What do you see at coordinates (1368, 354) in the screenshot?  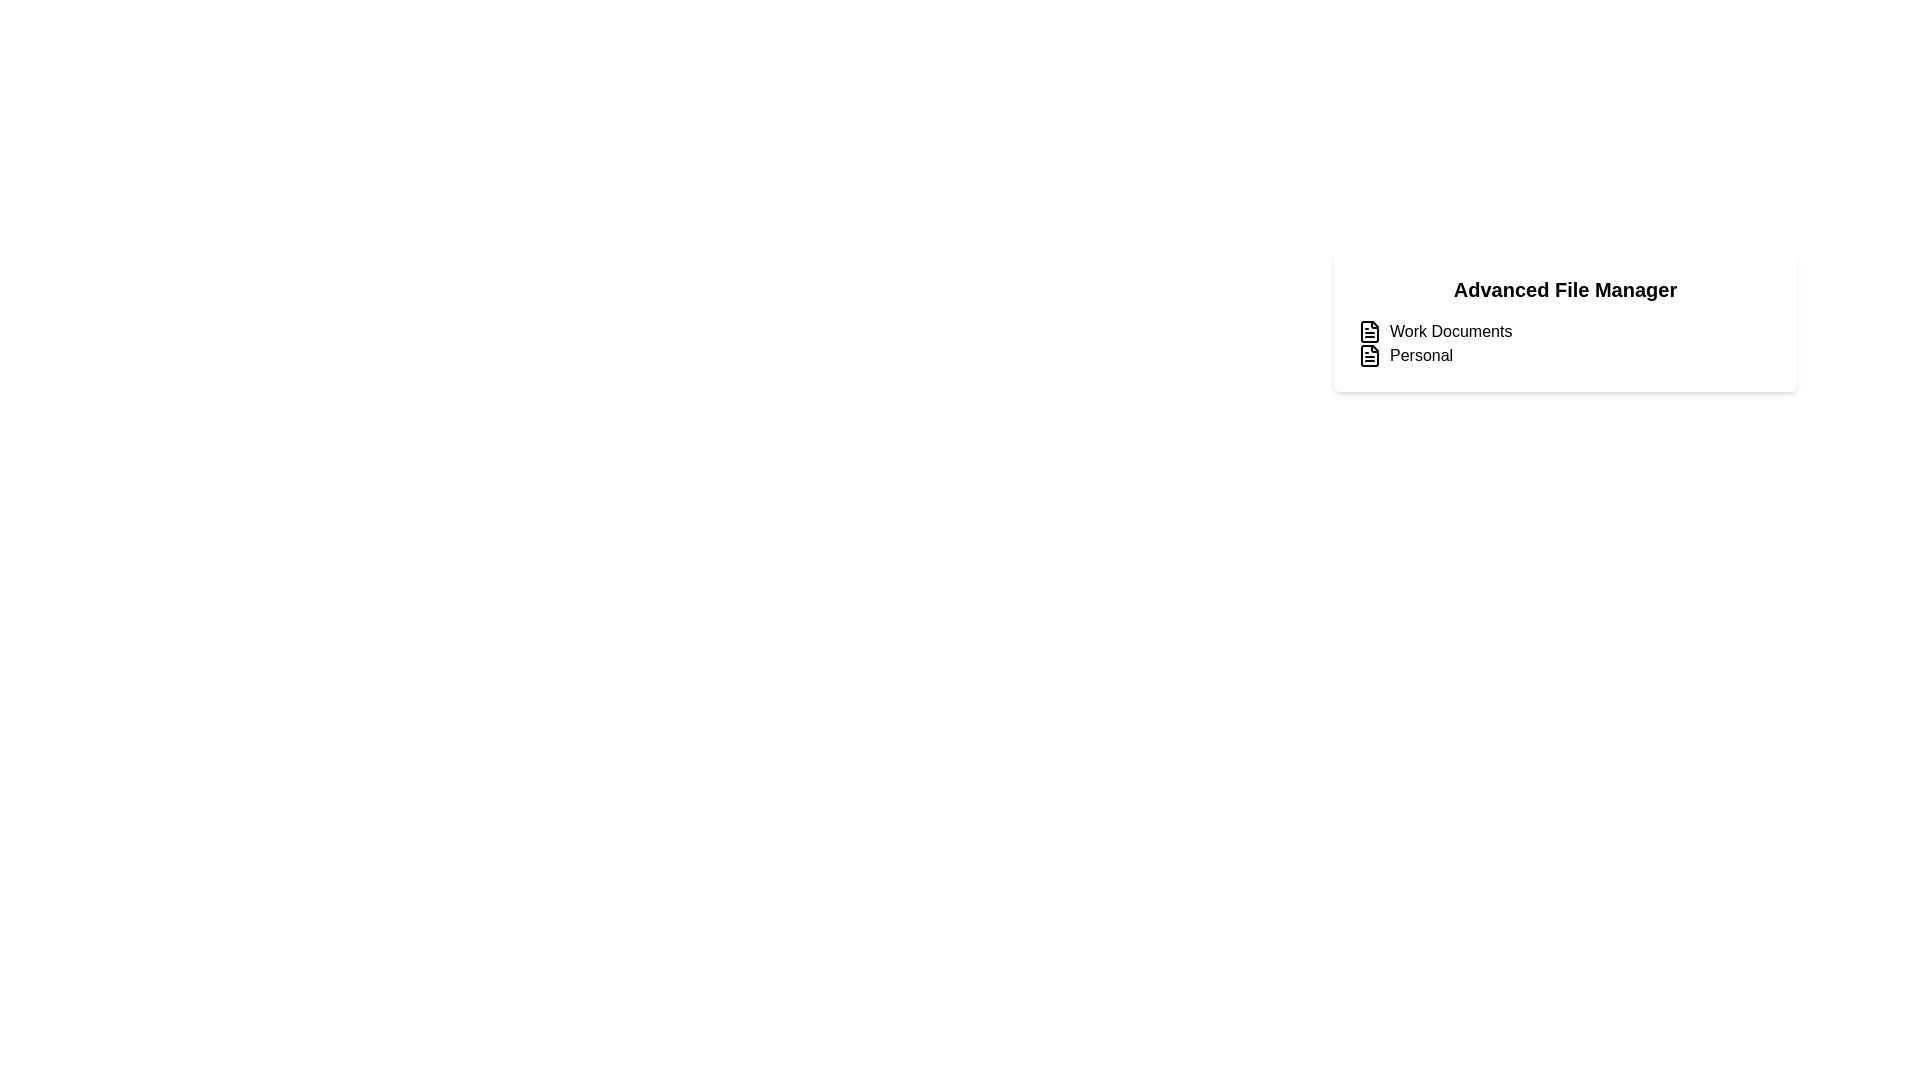 I see `the 'Personal' icon, which visually represents a document or file category, positioned to the left of the text label 'Personal' in the 'Advanced File Manager' interface under the 'Work Documents' section` at bounding box center [1368, 354].